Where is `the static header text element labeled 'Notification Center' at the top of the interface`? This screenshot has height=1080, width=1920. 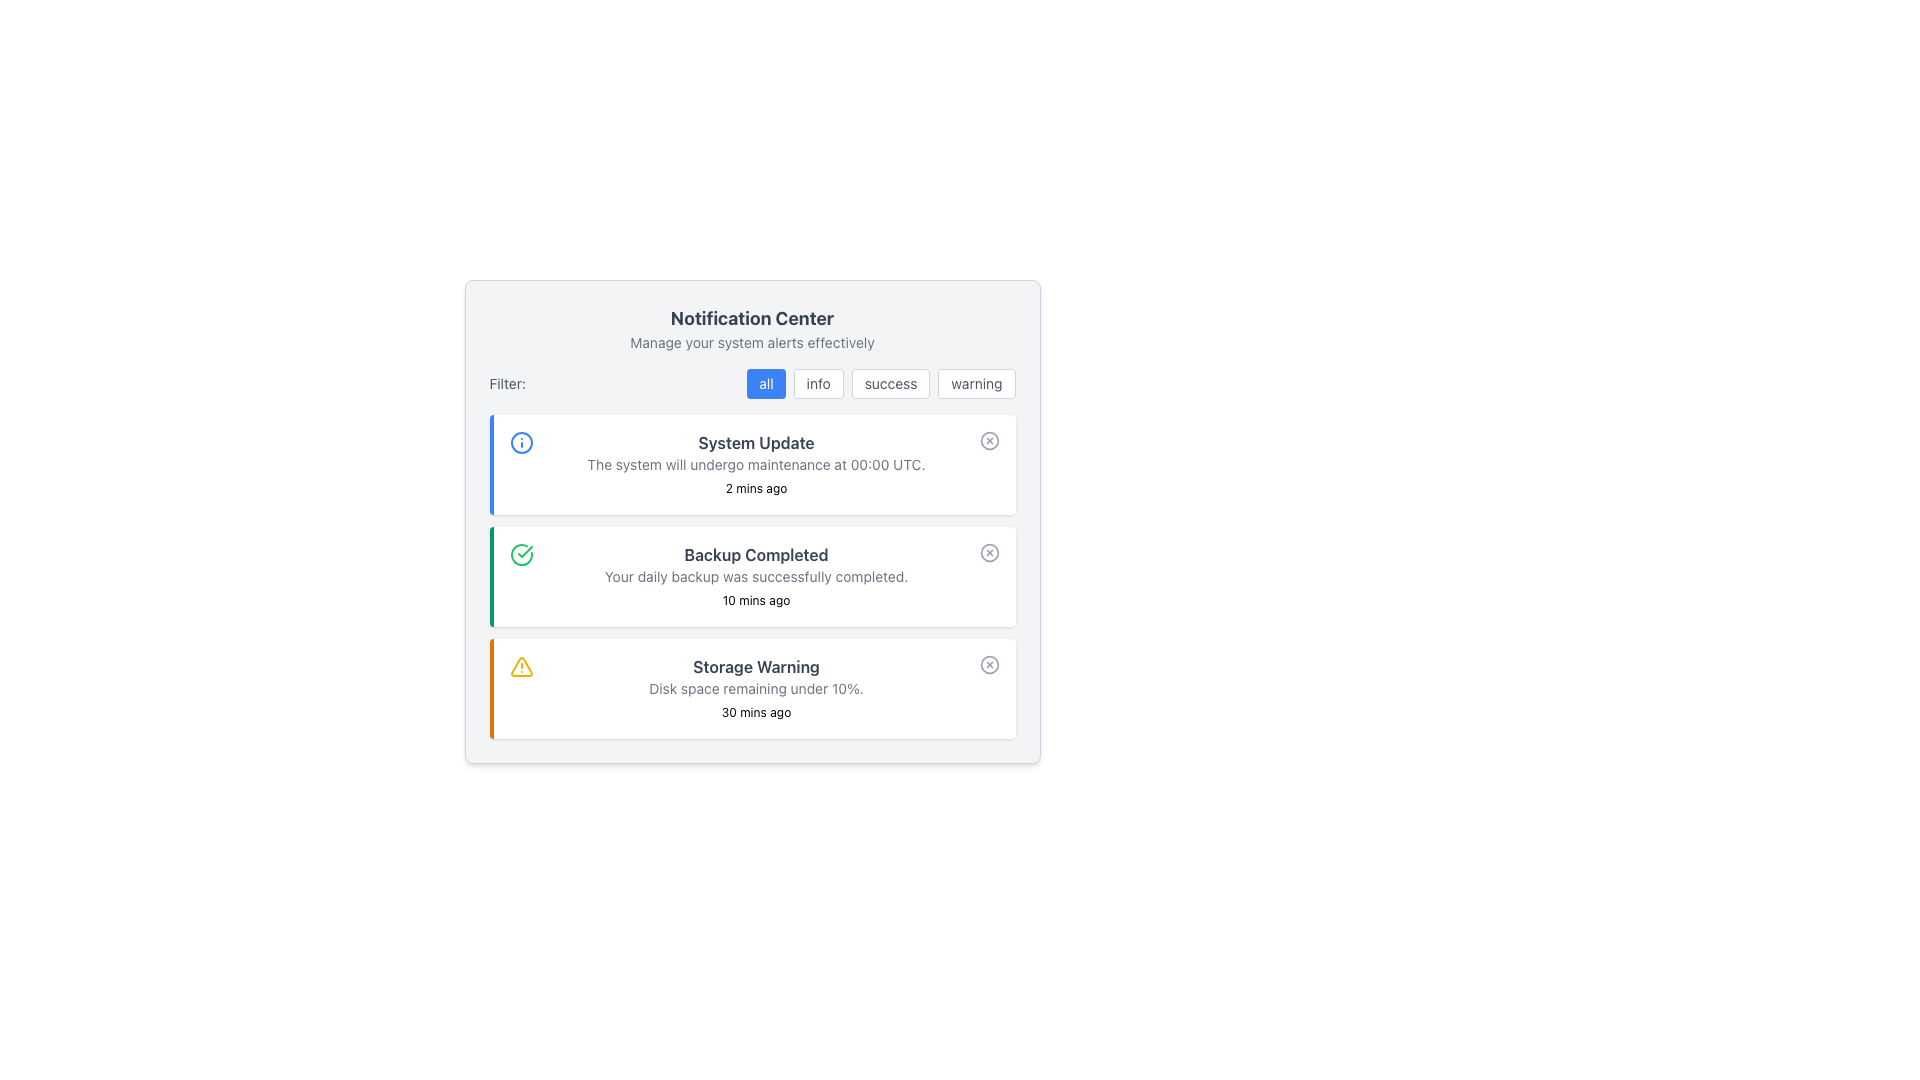 the static header text element labeled 'Notification Center' at the top of the interface is located at coordinates (751, 318).